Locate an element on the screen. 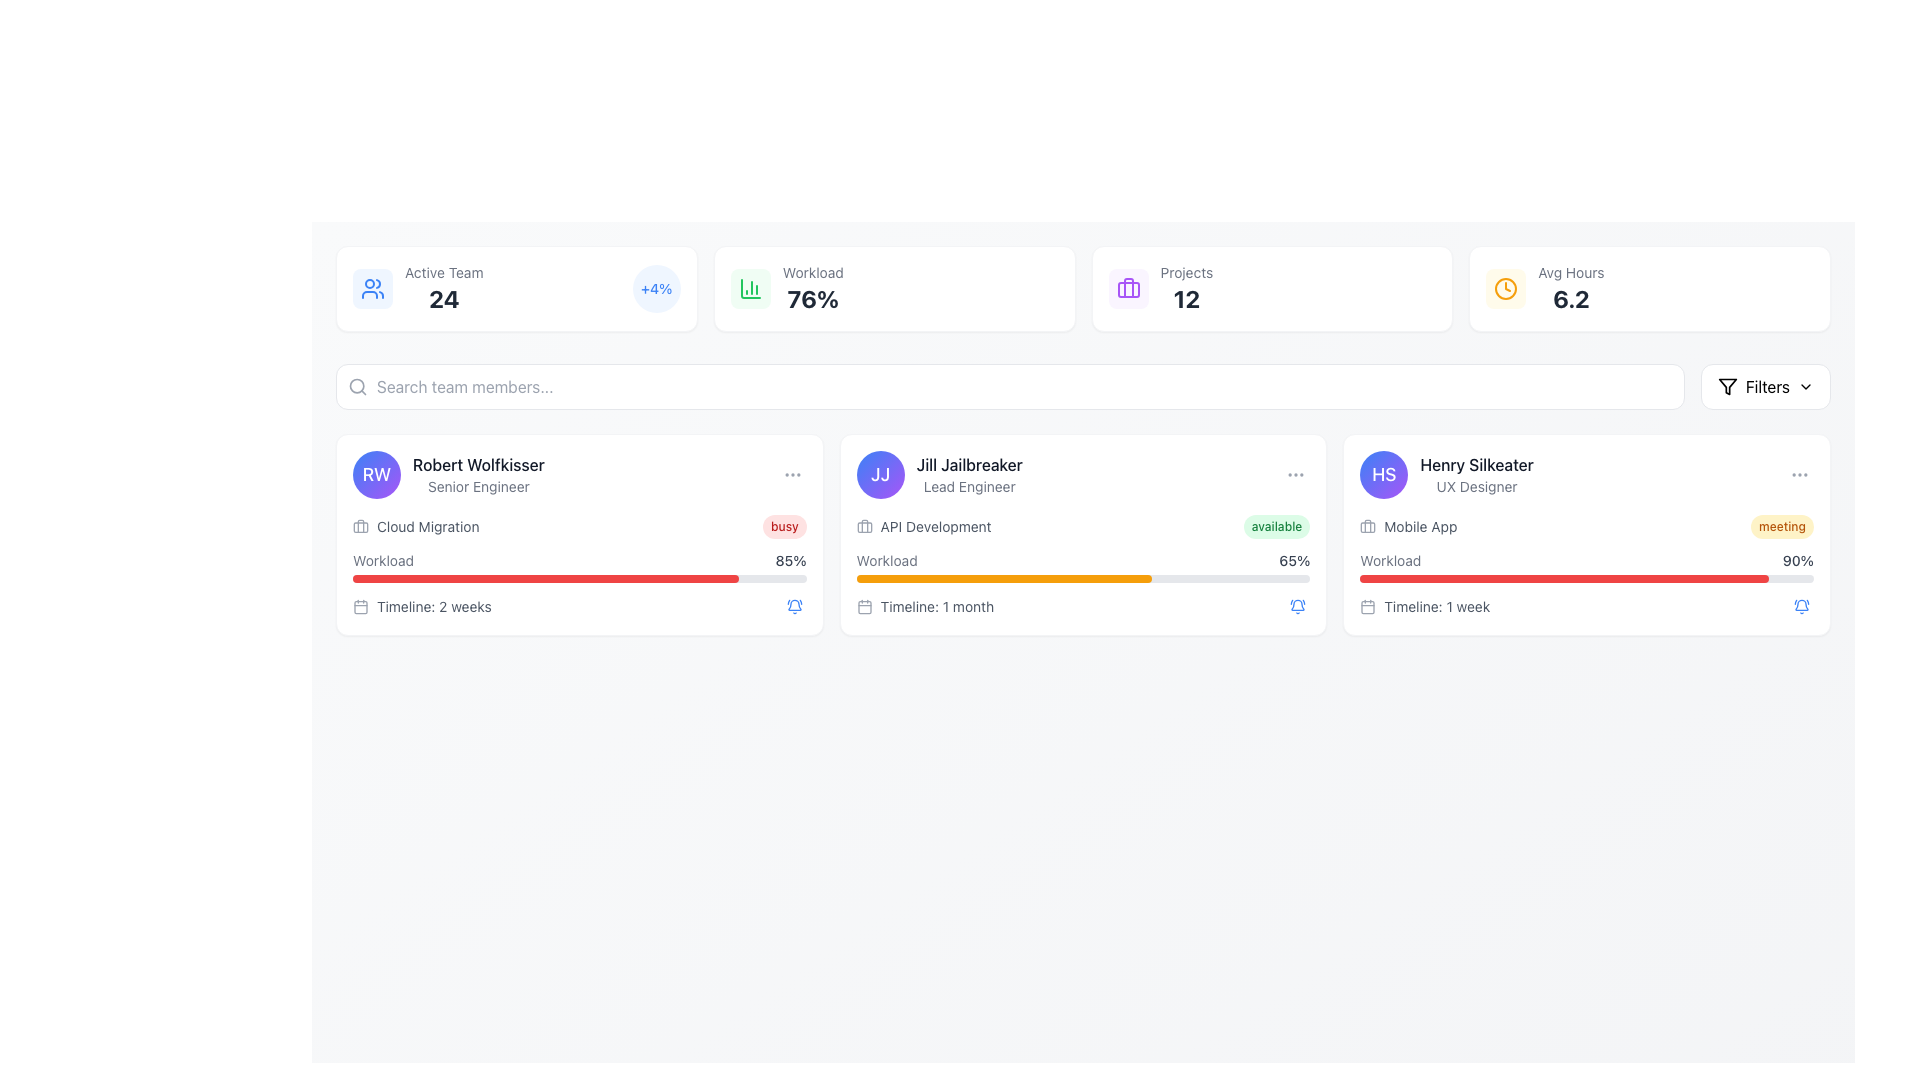 The width and height of the screenshot is (1920, 1080). the '+4%' label, which is displayed in bold blue text on a light blue circular background, located to the right of the 'Active Team' label is located at coordinates (656, 289).